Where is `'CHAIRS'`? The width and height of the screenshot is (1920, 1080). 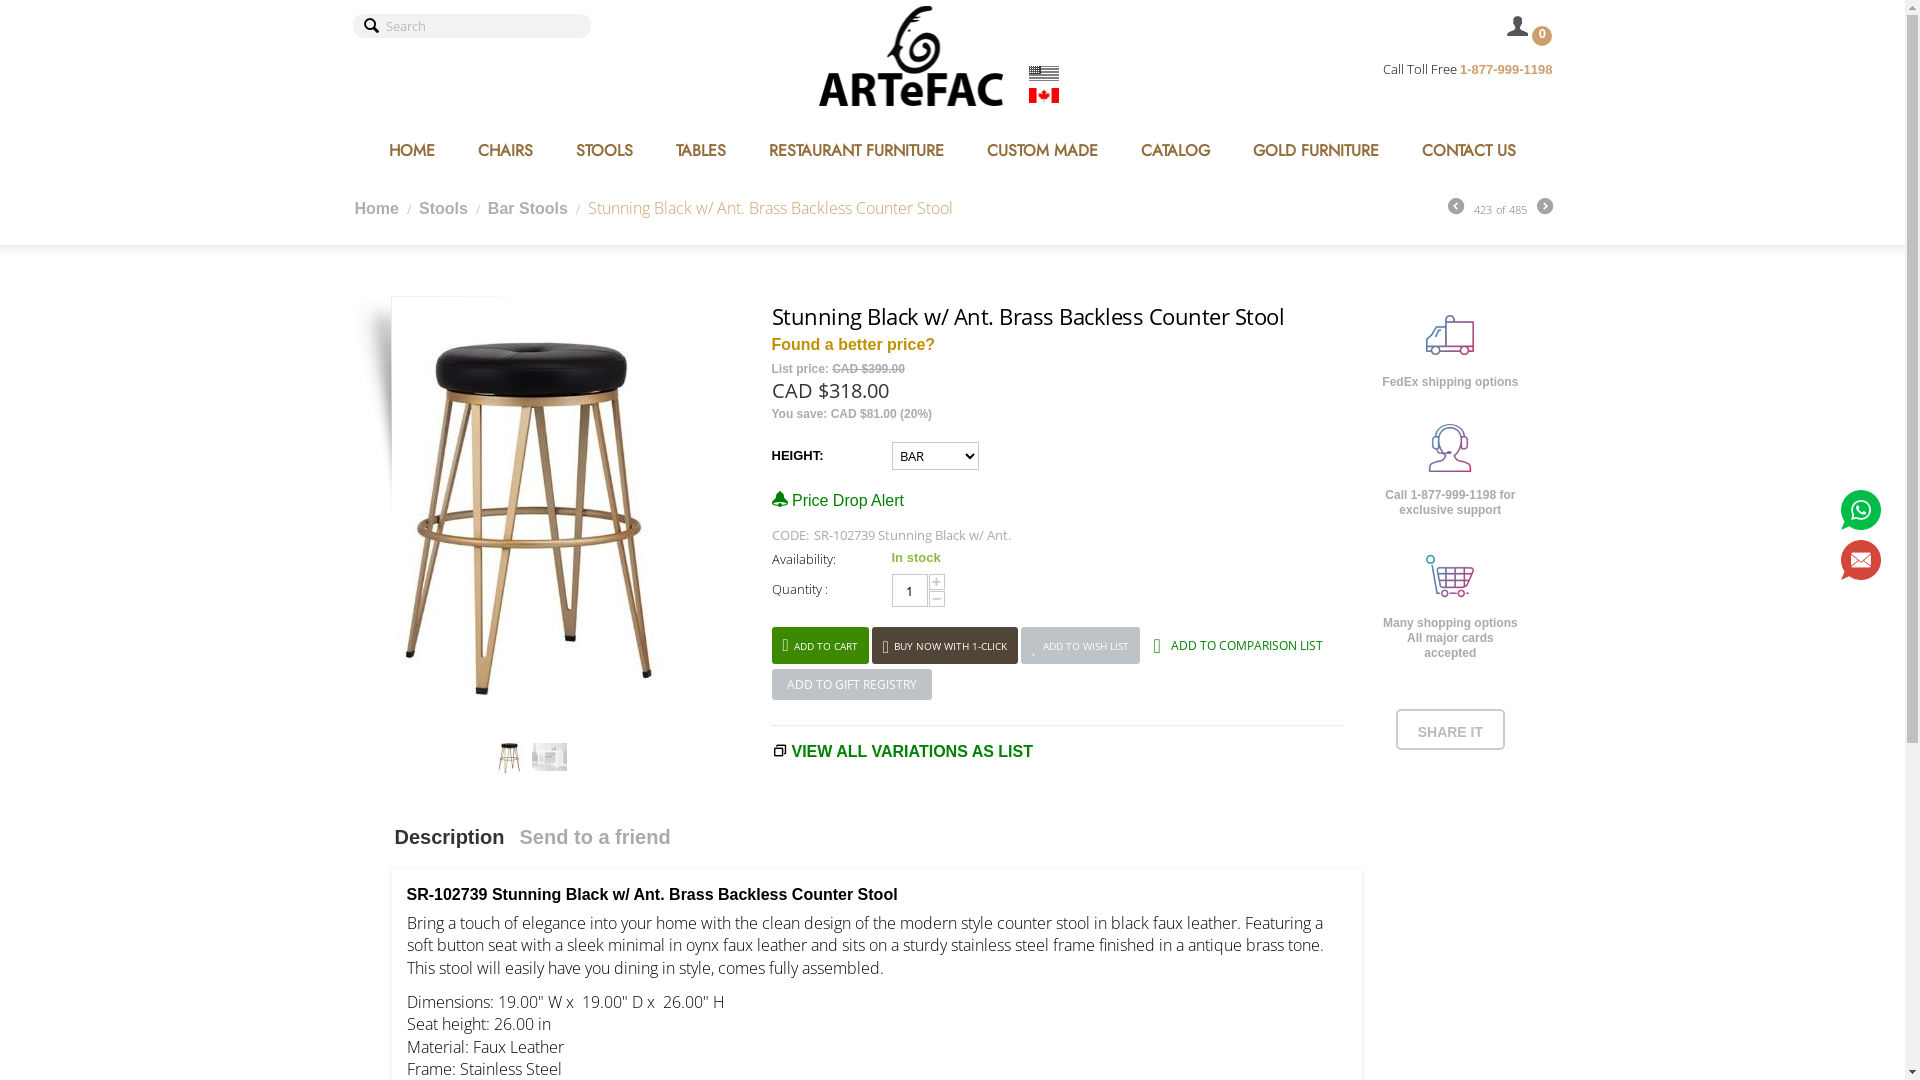 'CHAIRS' is located at coordinates (456, 149).